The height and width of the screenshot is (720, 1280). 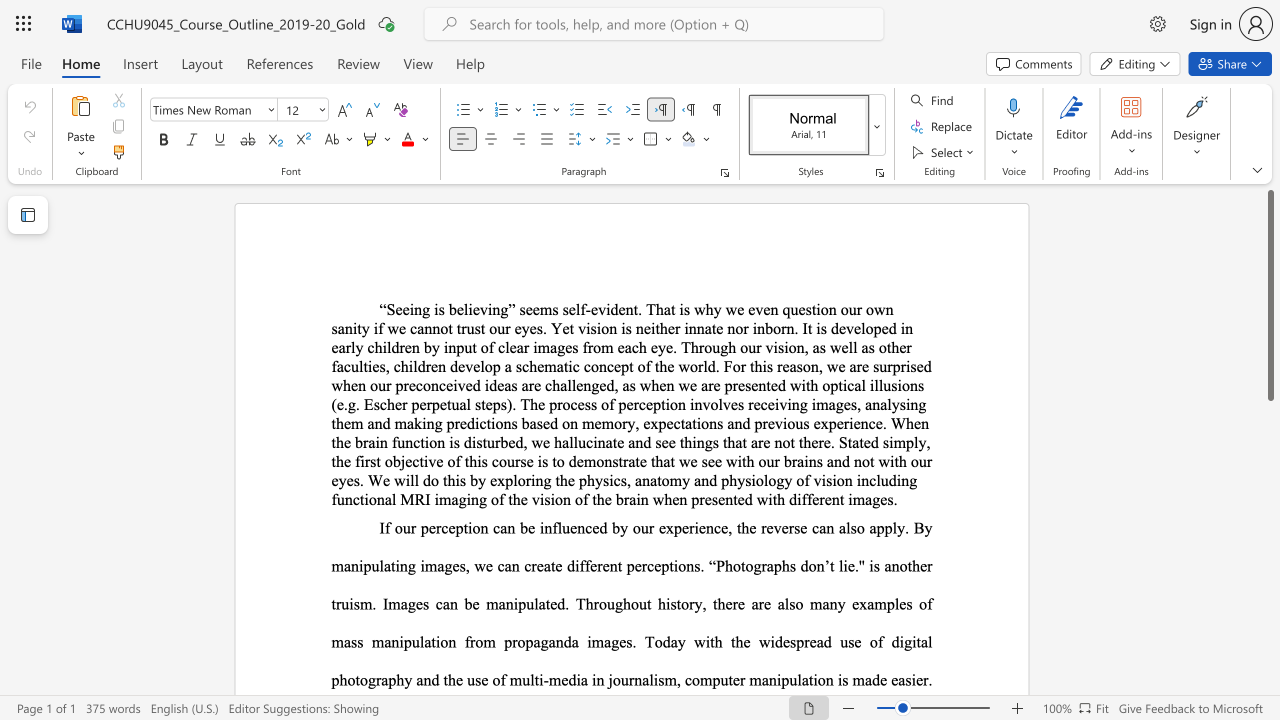 What do you see at coordinates (1269, 518) in the screenshot?
I see `the scrollbar on the side` at bounding box center [1269, 518].